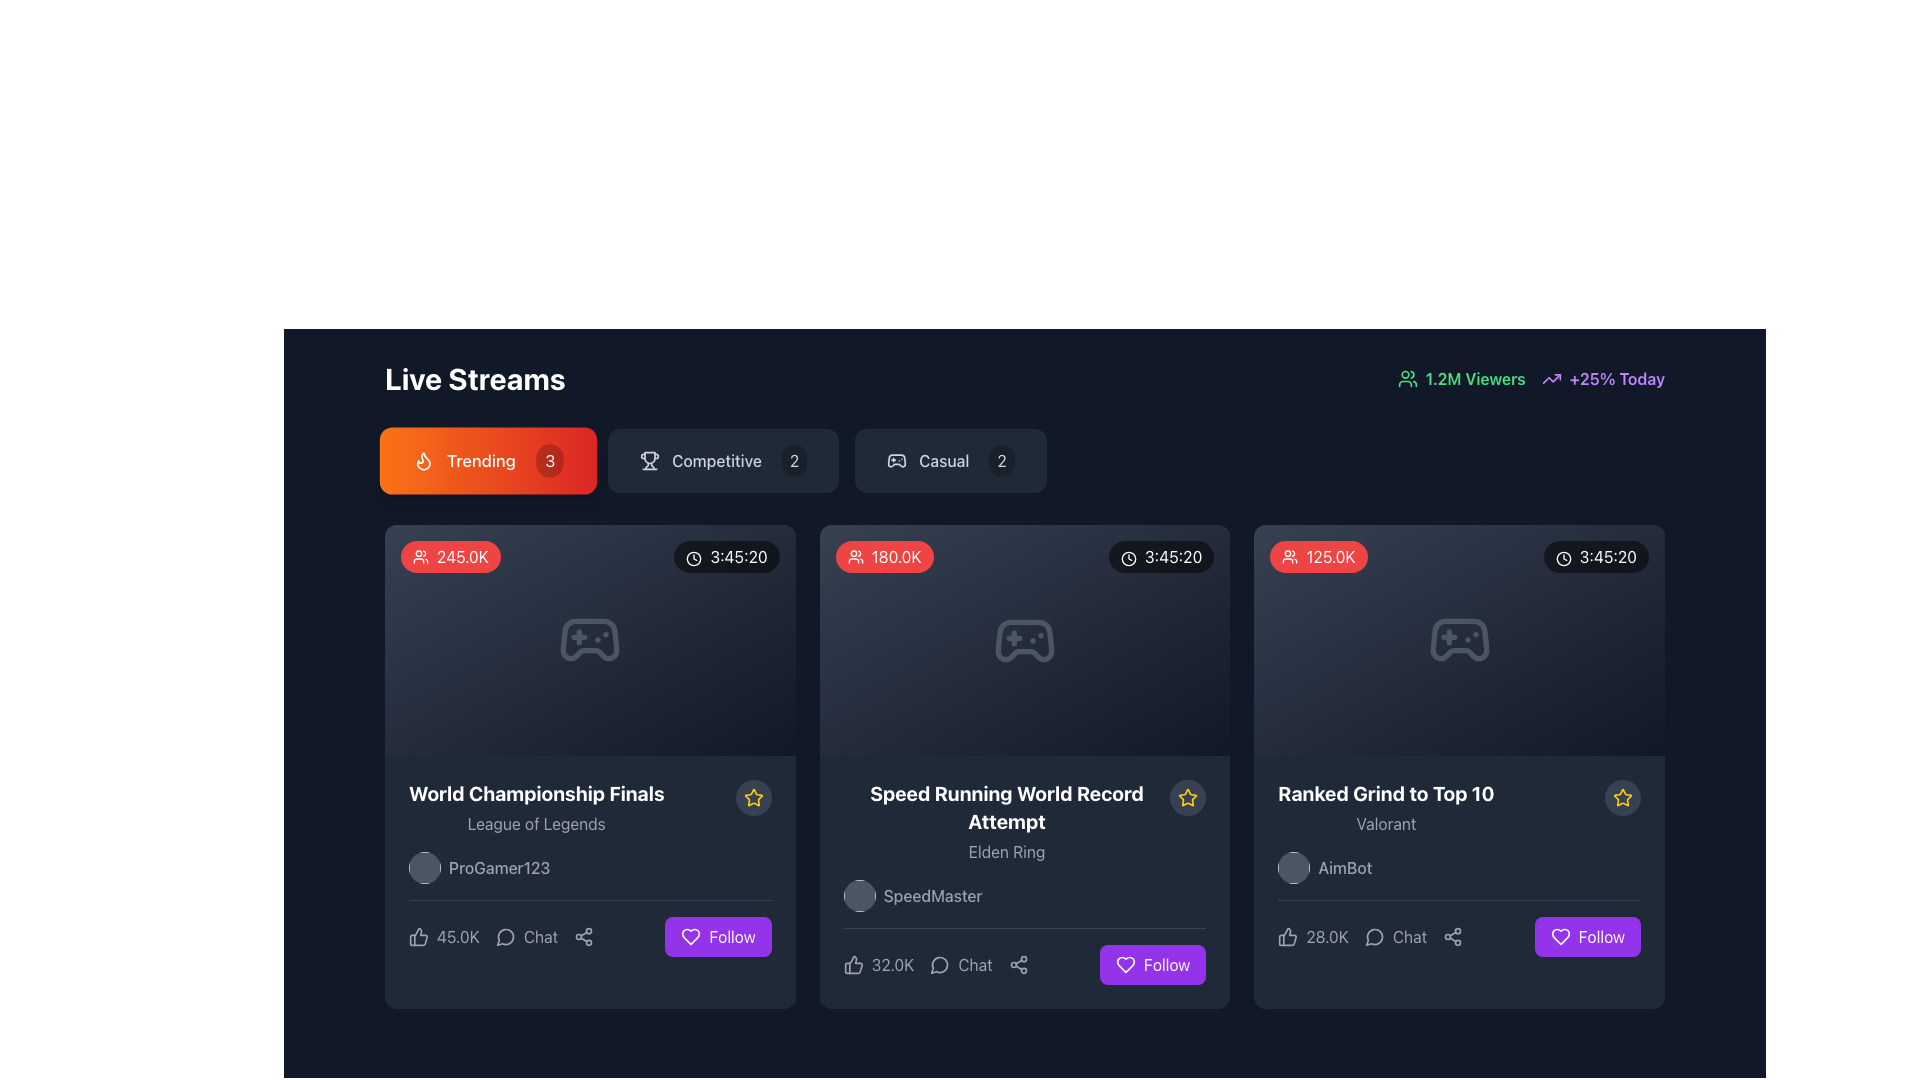 Image resolution: width=1920 pixels, height=1080 pixels. What do you see at coordinates (501, 937) in the screenshot?
I see `the interactive label with the speech bubble icon and the label 'Chat' located at the bottom-left of the 'World Championship Finals' card` at bounding box center [501, 937].